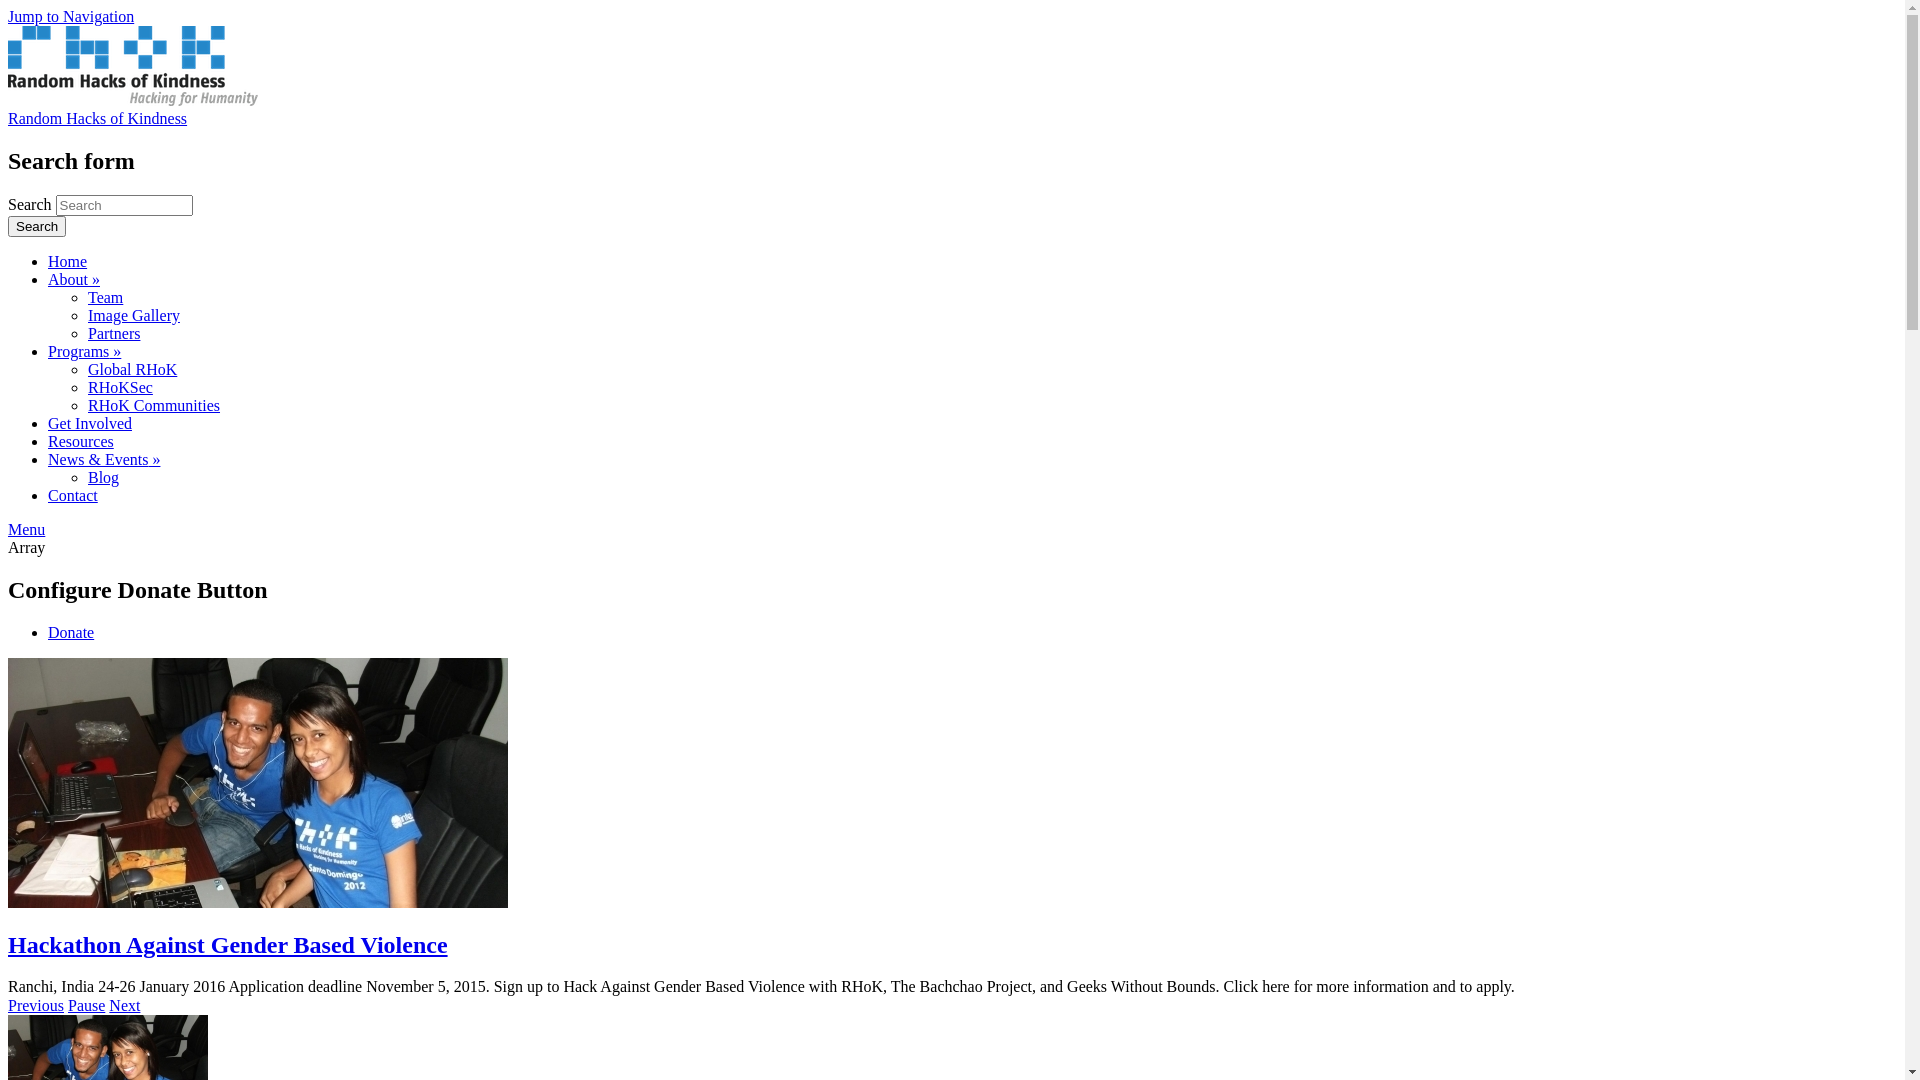  Describe the element at coordinates (131, 369) in the screenshot. I see `'Global RHoK'` at that location.